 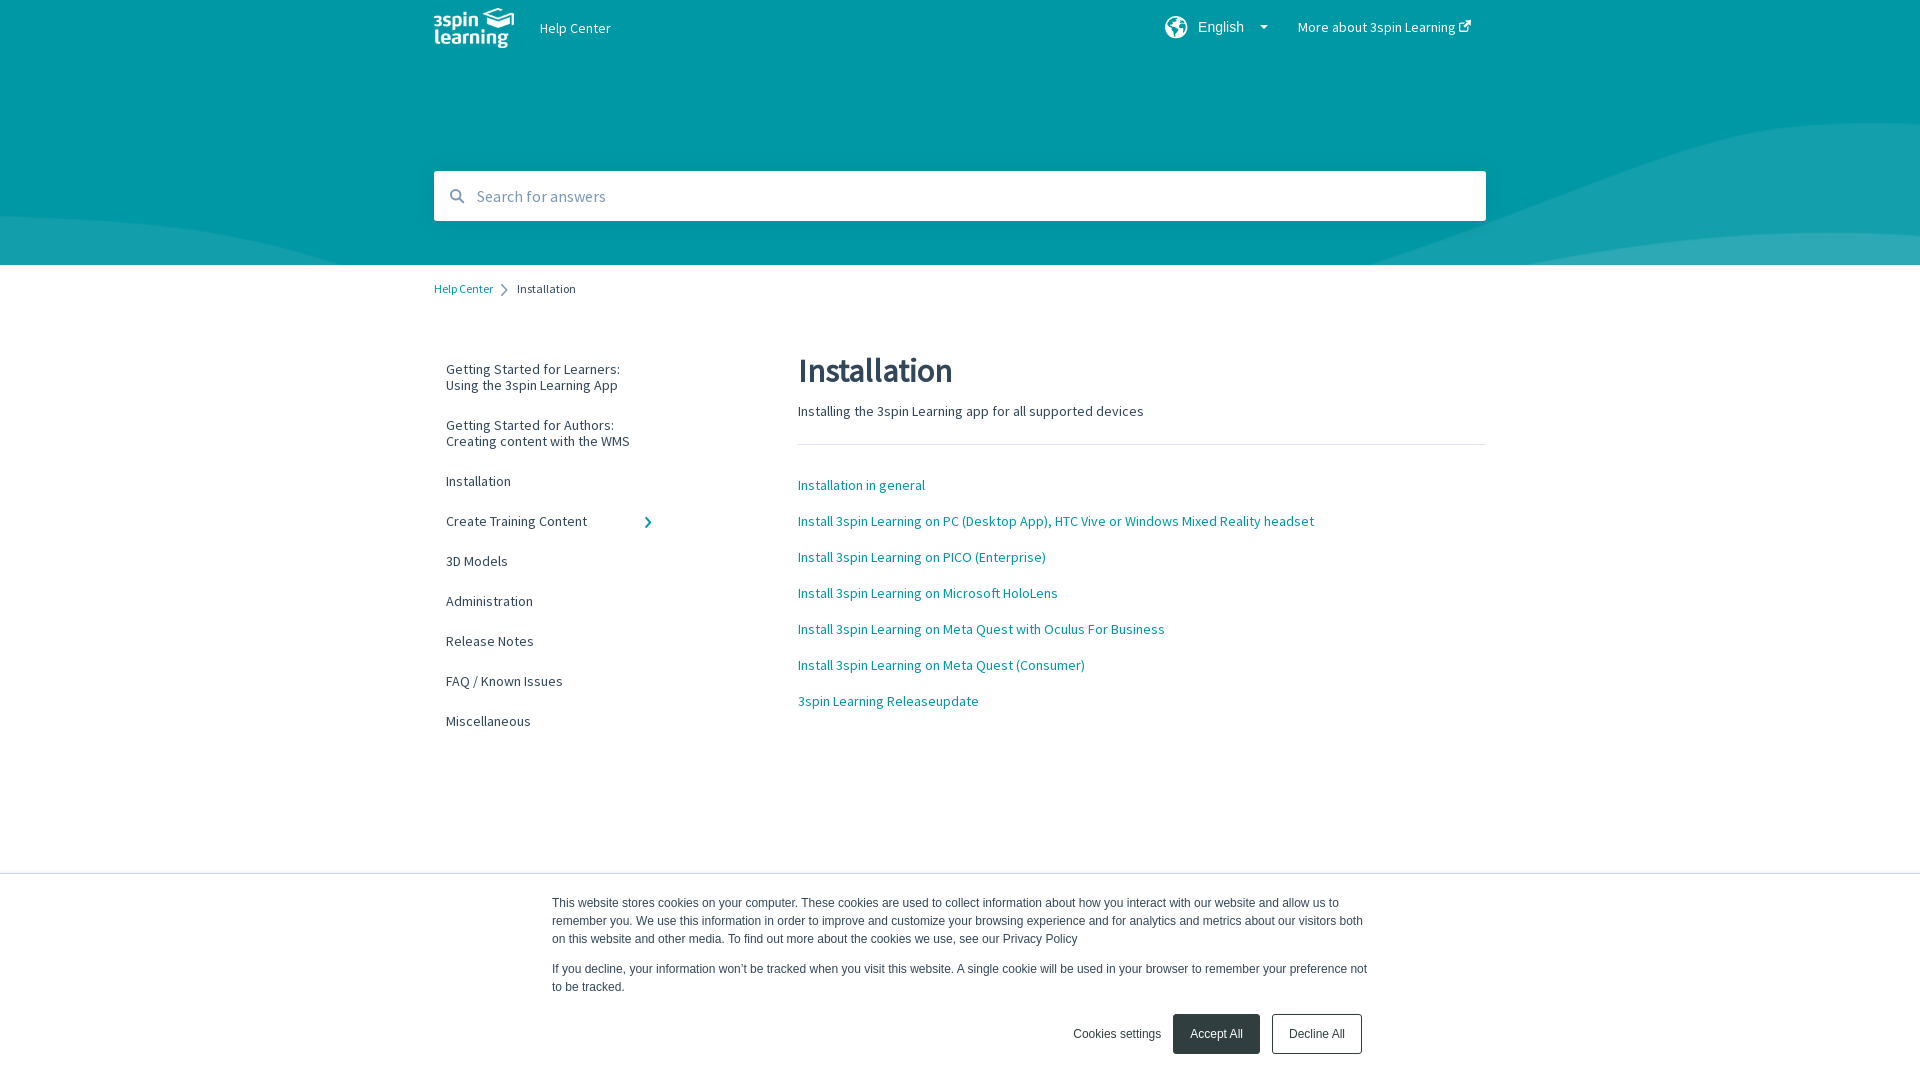 What do you see at coordinates (553, 431) in the screenshot?
I see `'Getting Started for Authors: Creating content with the WMS'` at bounding box center [553, 431].